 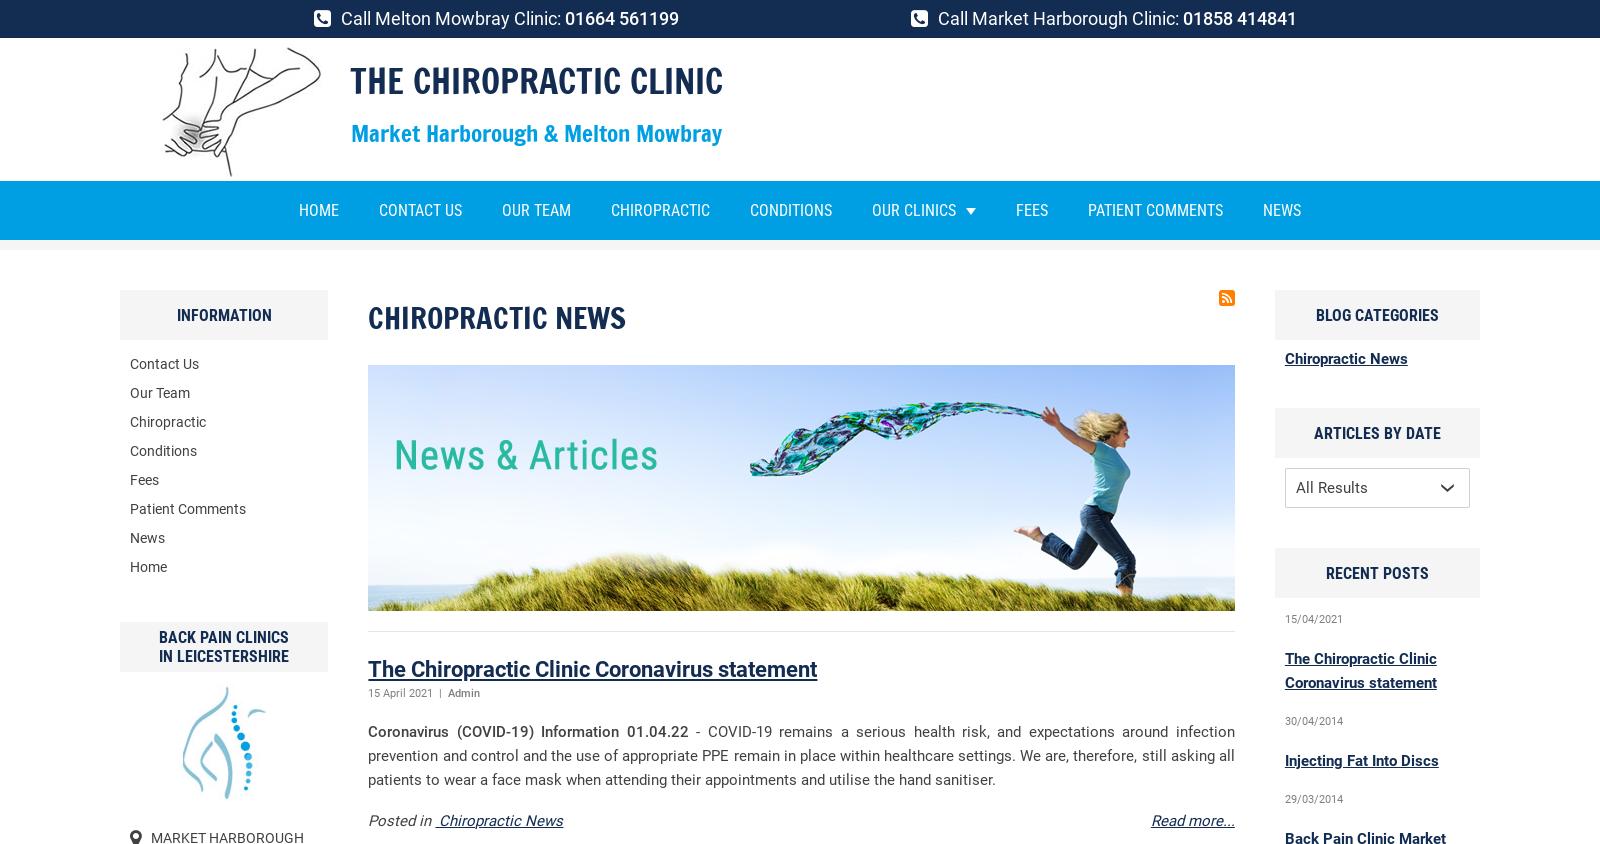 I want to click on 'Recent Posts', so click(x=1375, y=572).